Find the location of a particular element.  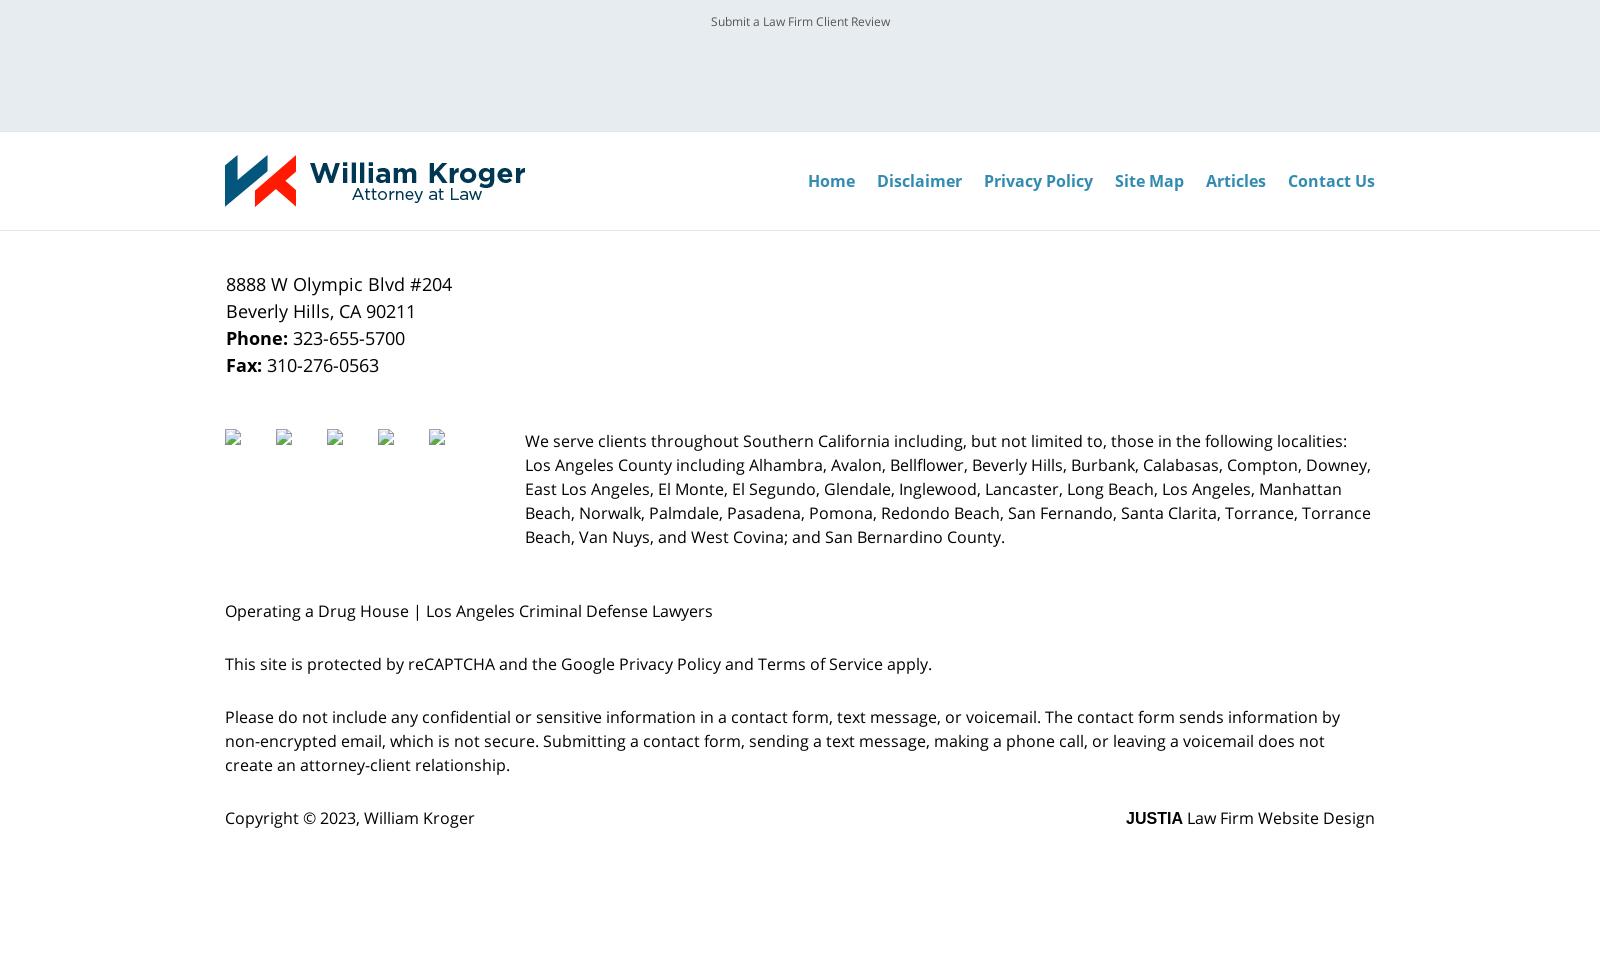

',' is located at coordinates (334, 311).